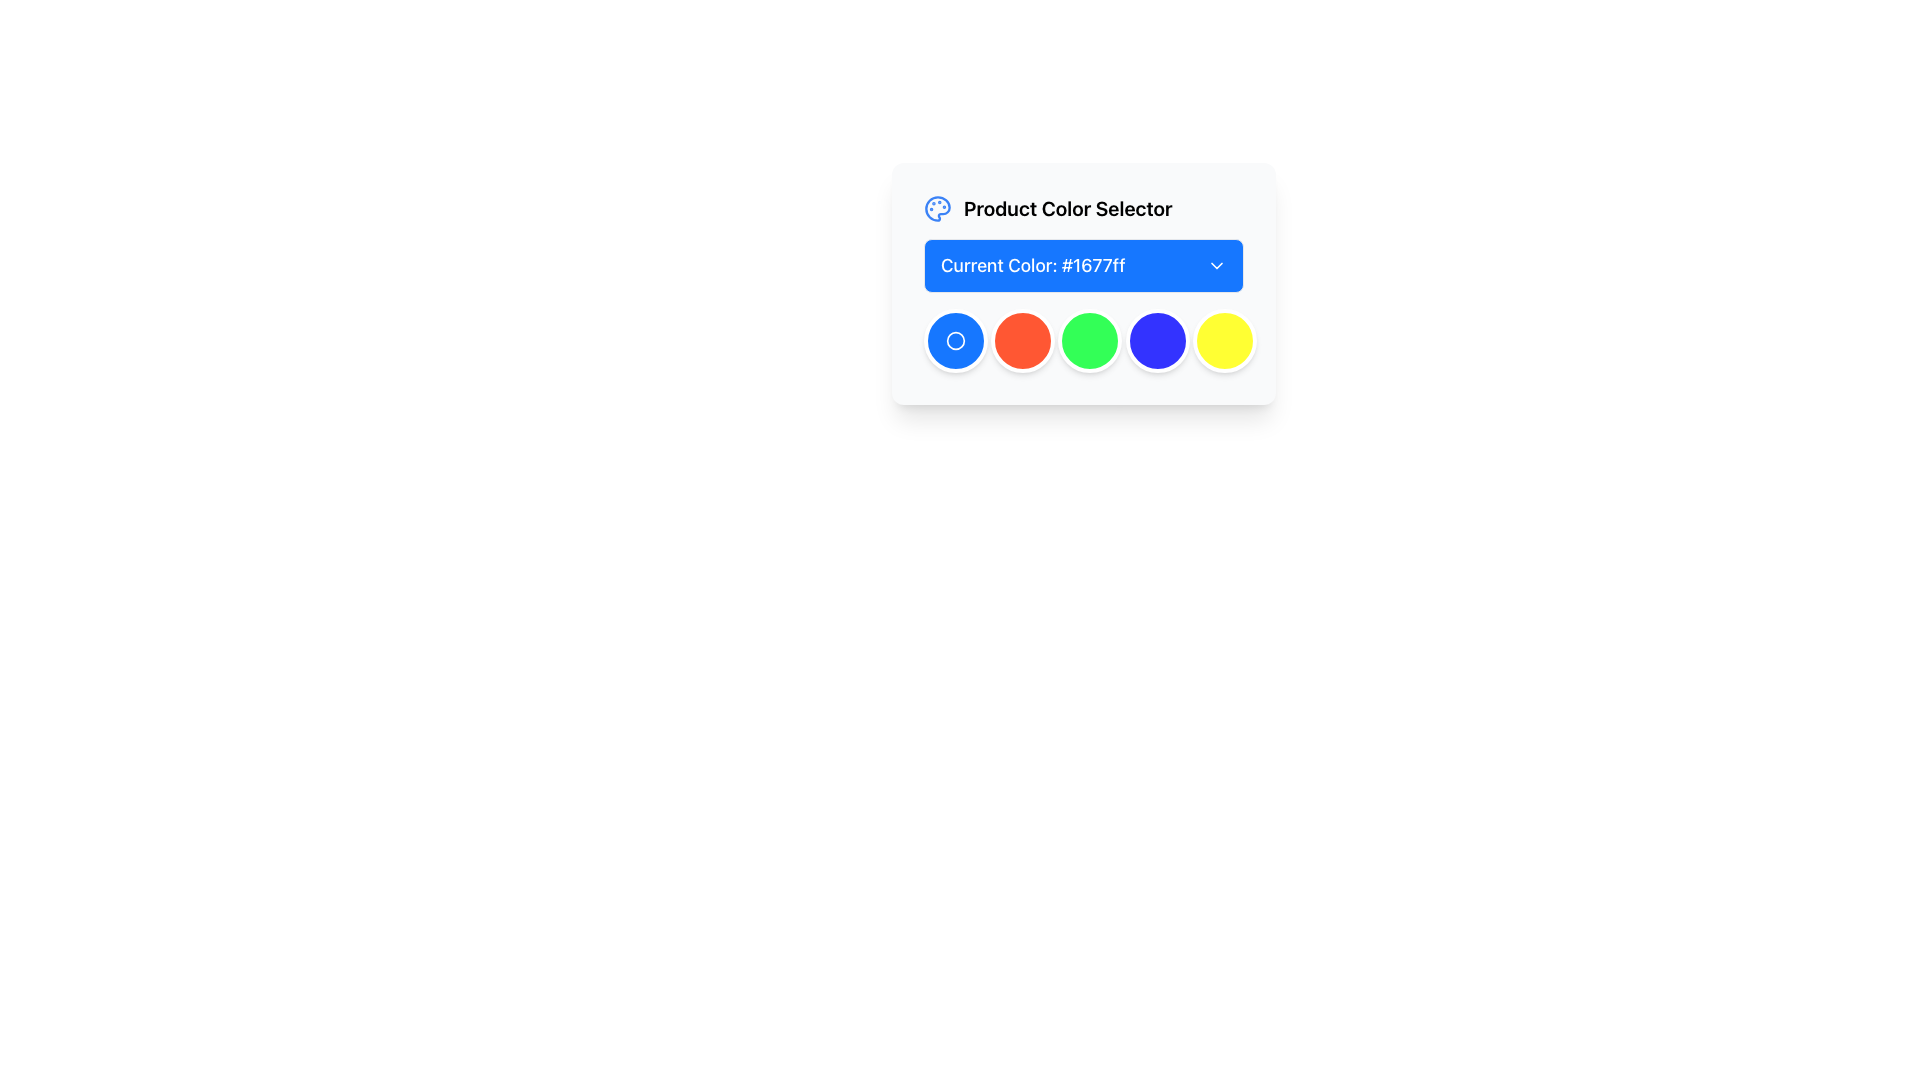 This screenshot has width=1920, height=1080. I want to click on the first circular icon with a white border and blue-filled background located in the grid of circular buttons under the 'Current Color: #1677ff' dropdown, so click(954, 339).